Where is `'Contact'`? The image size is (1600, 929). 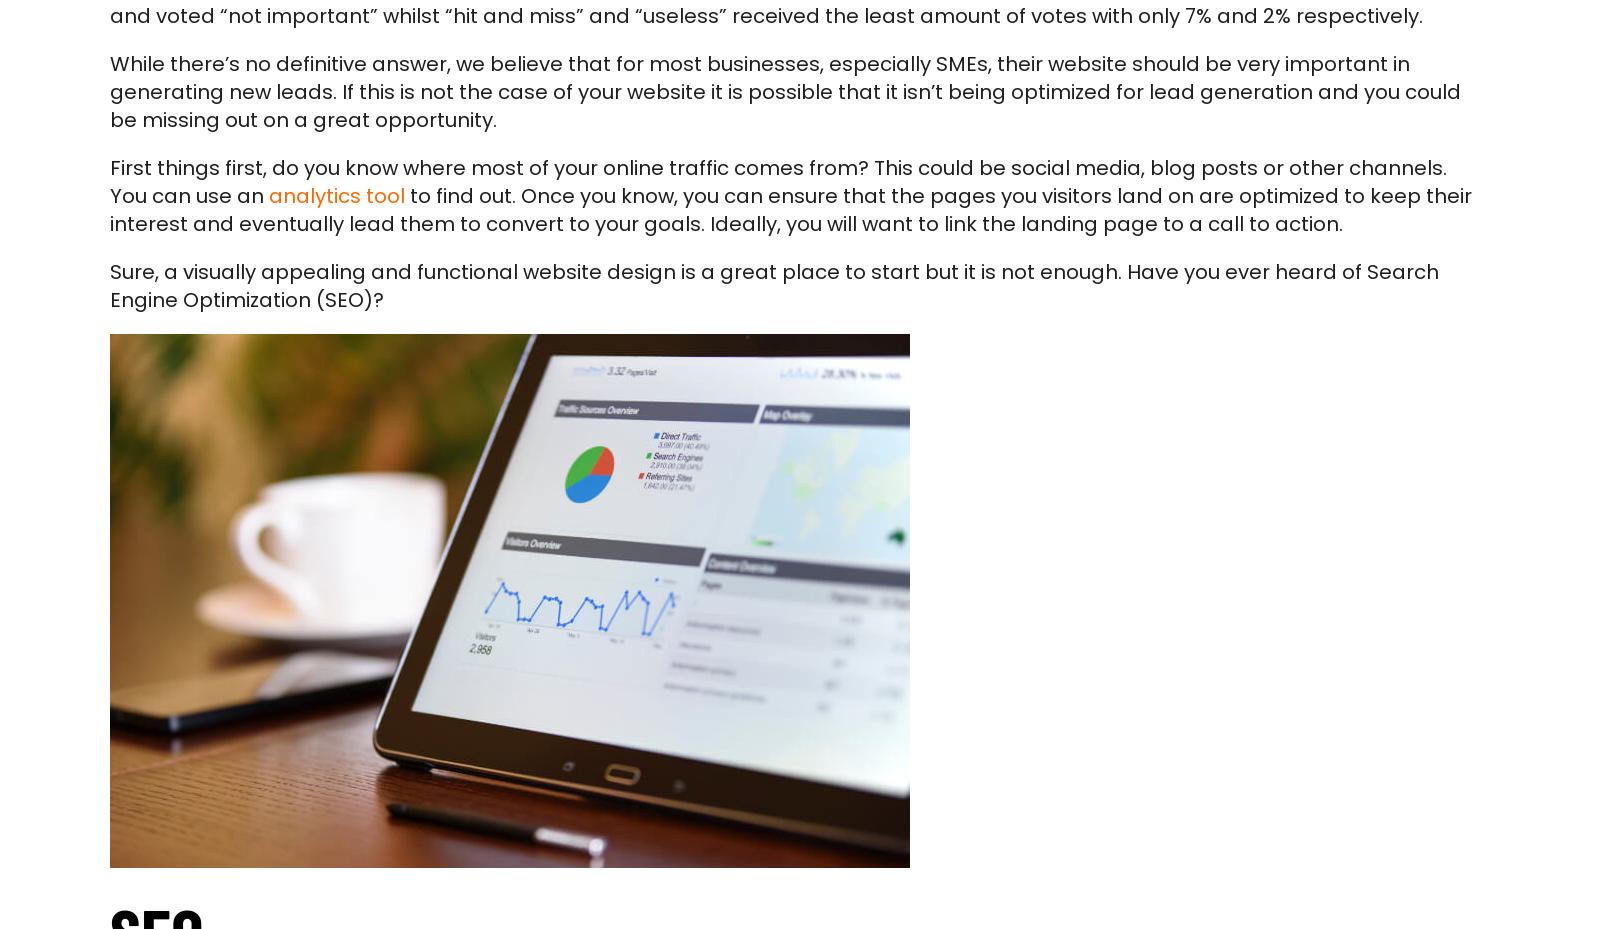 'Contact' is located at coordinates (107, 647).